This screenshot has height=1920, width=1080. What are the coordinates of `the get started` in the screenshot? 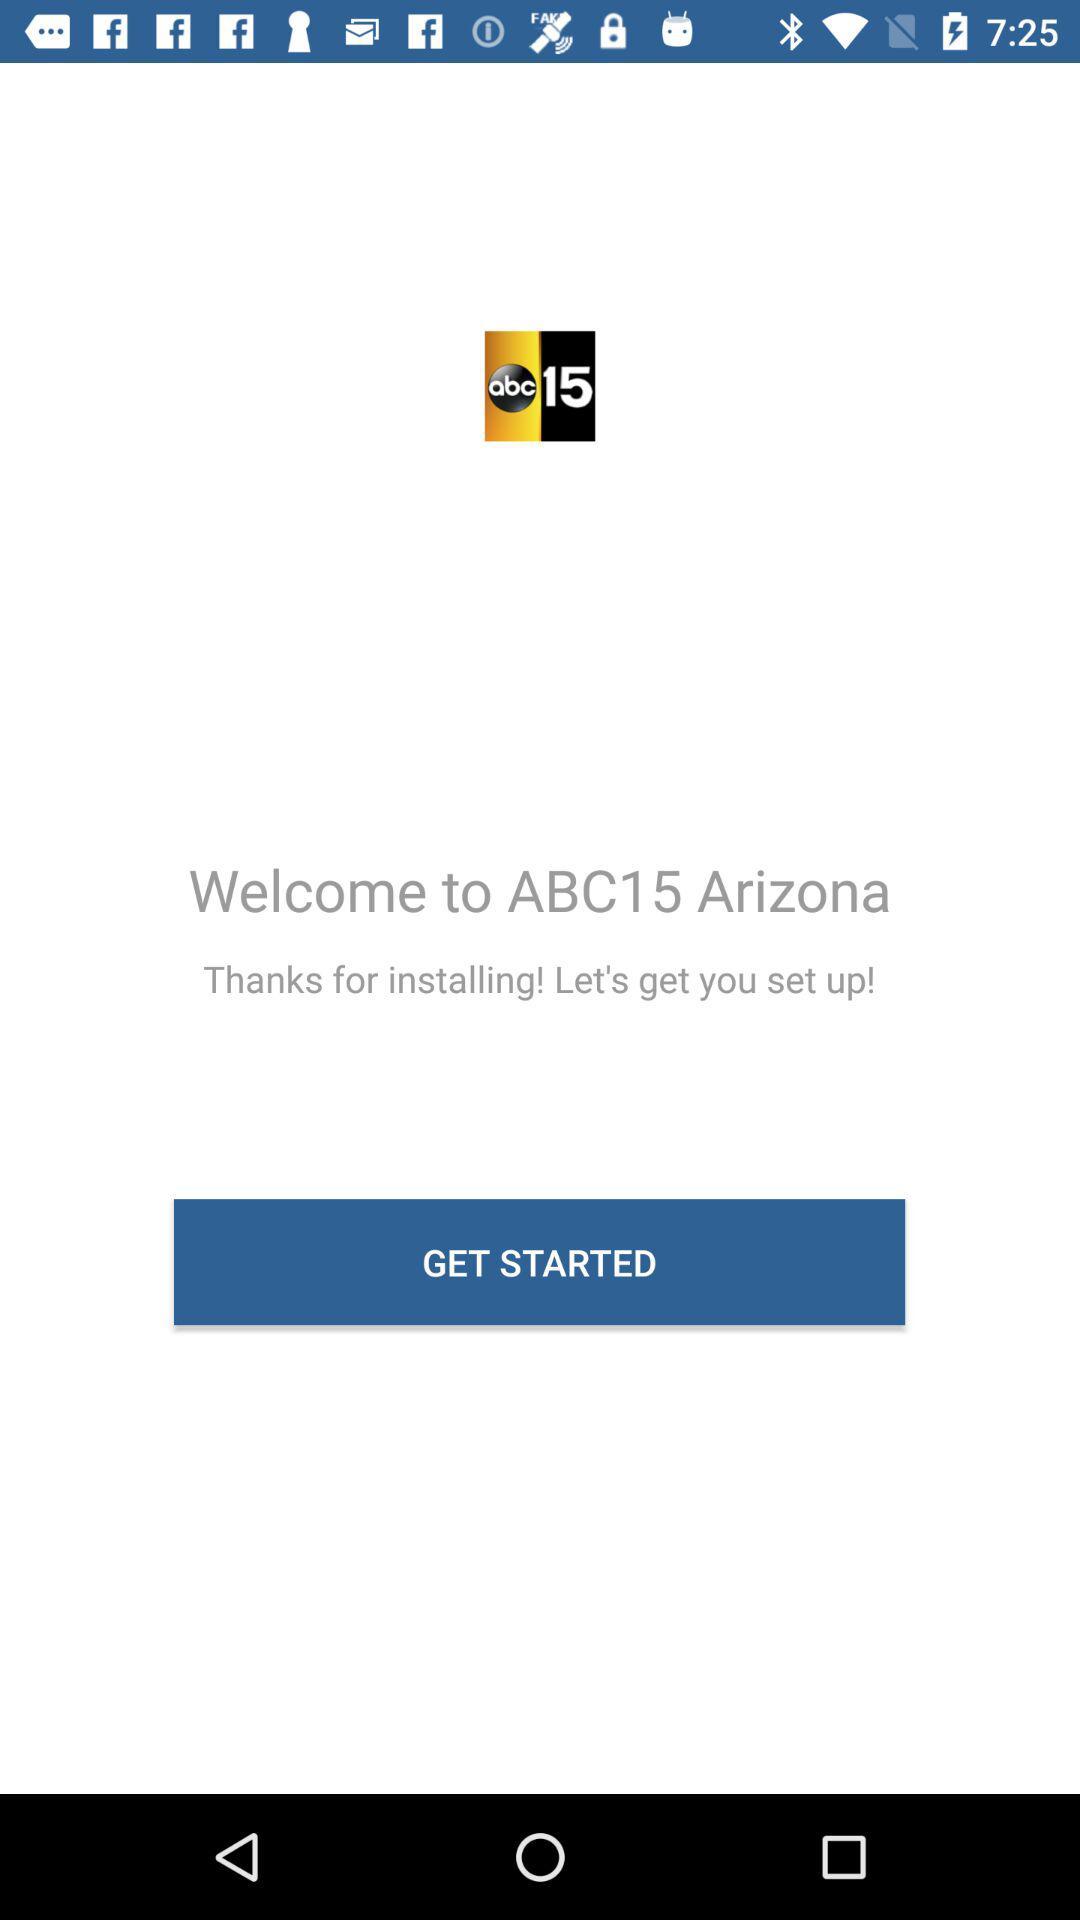 It's located at (538, 1261).